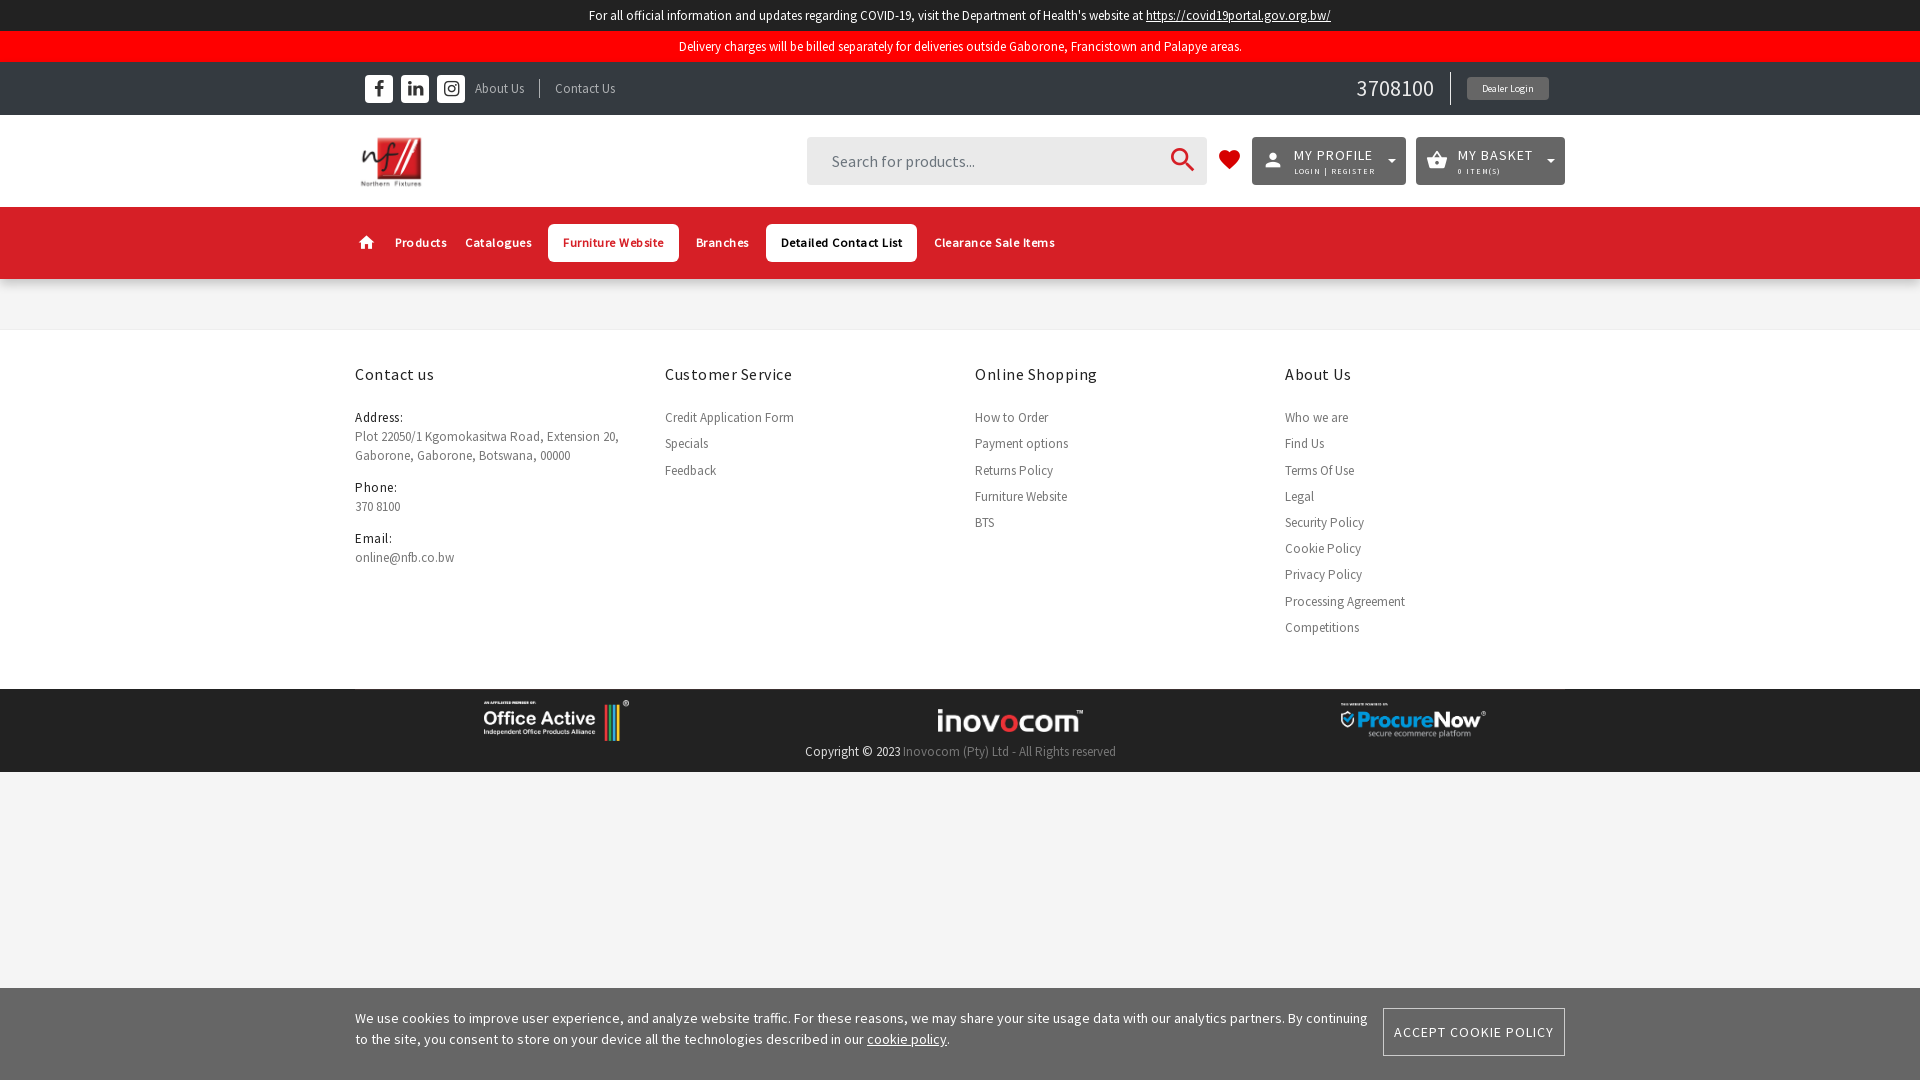  What do you see at coordinates (1021, 442) in the screenshot?
I see `'Payment options'` at bounding box center [1021, 442].